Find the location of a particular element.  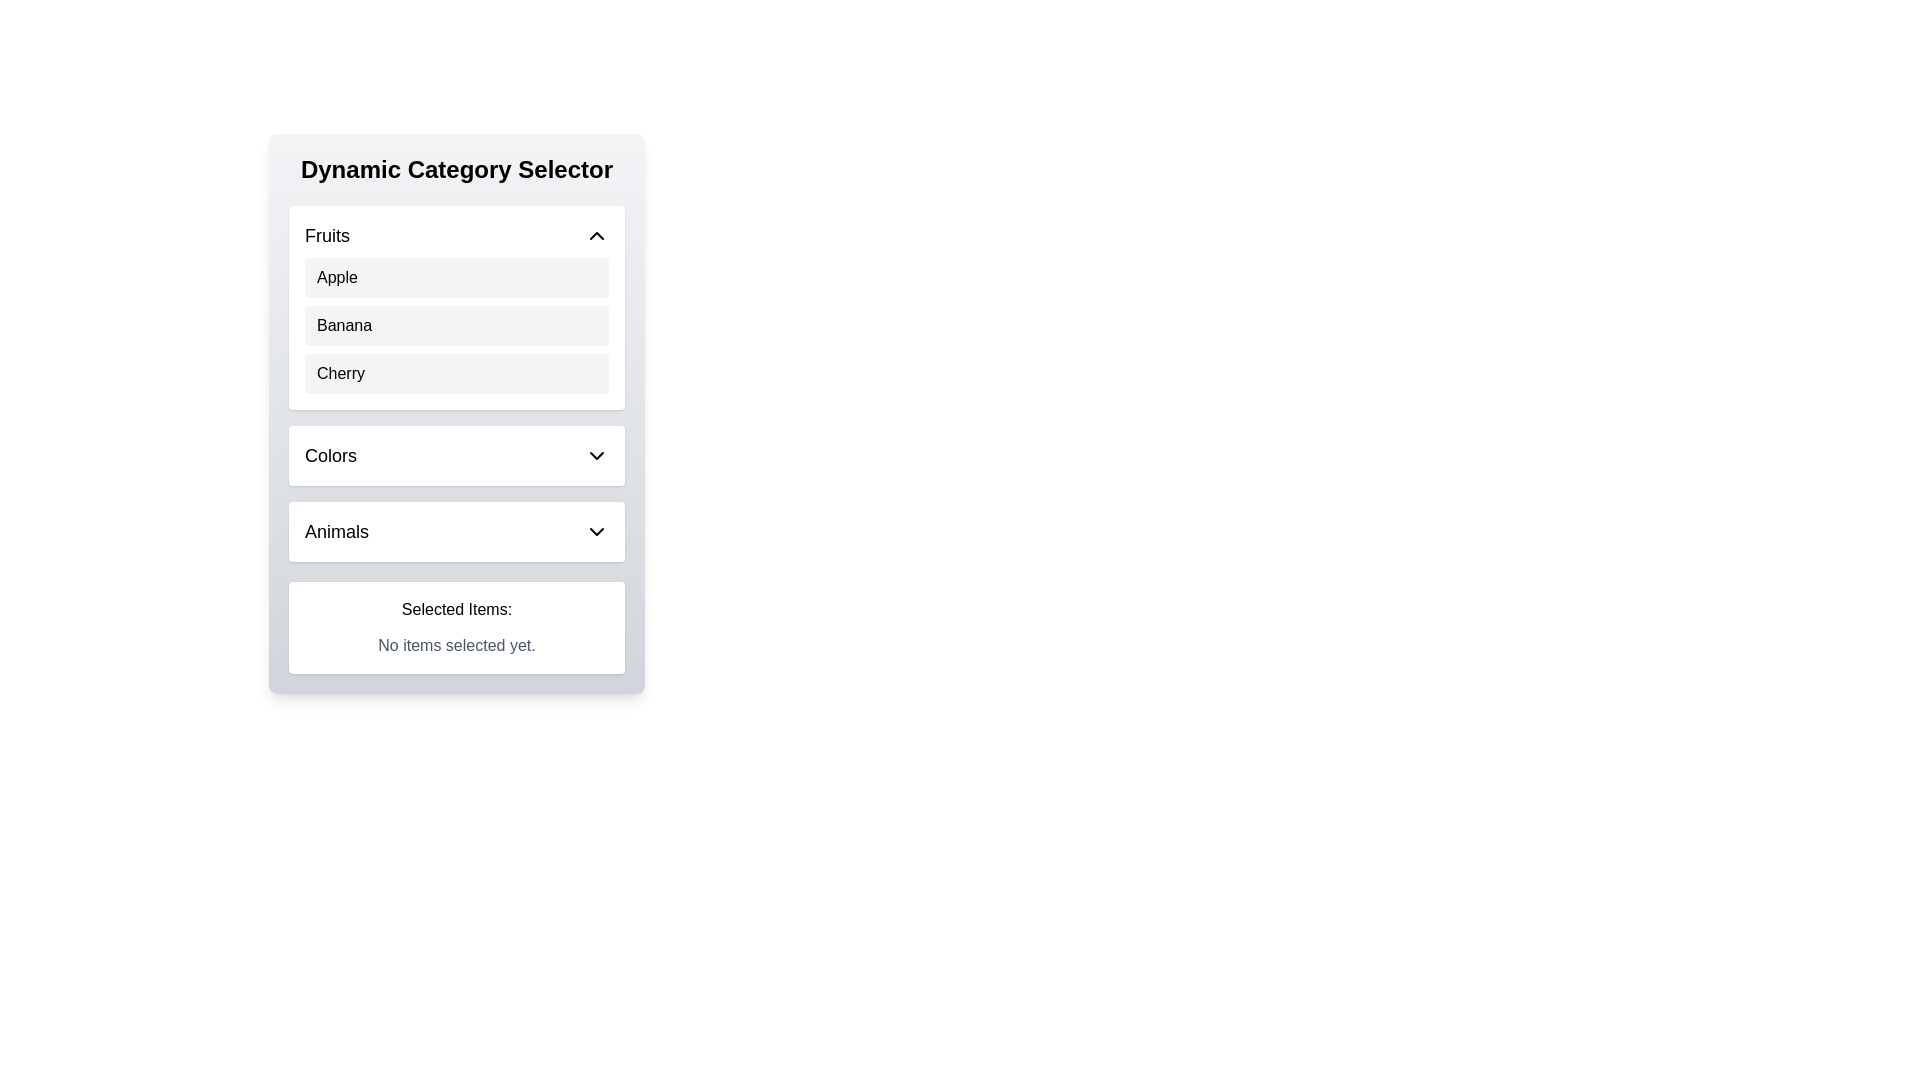

the second item in the dropdown list under 'Fruits' to change its background color is located at coordinates (455, 325).